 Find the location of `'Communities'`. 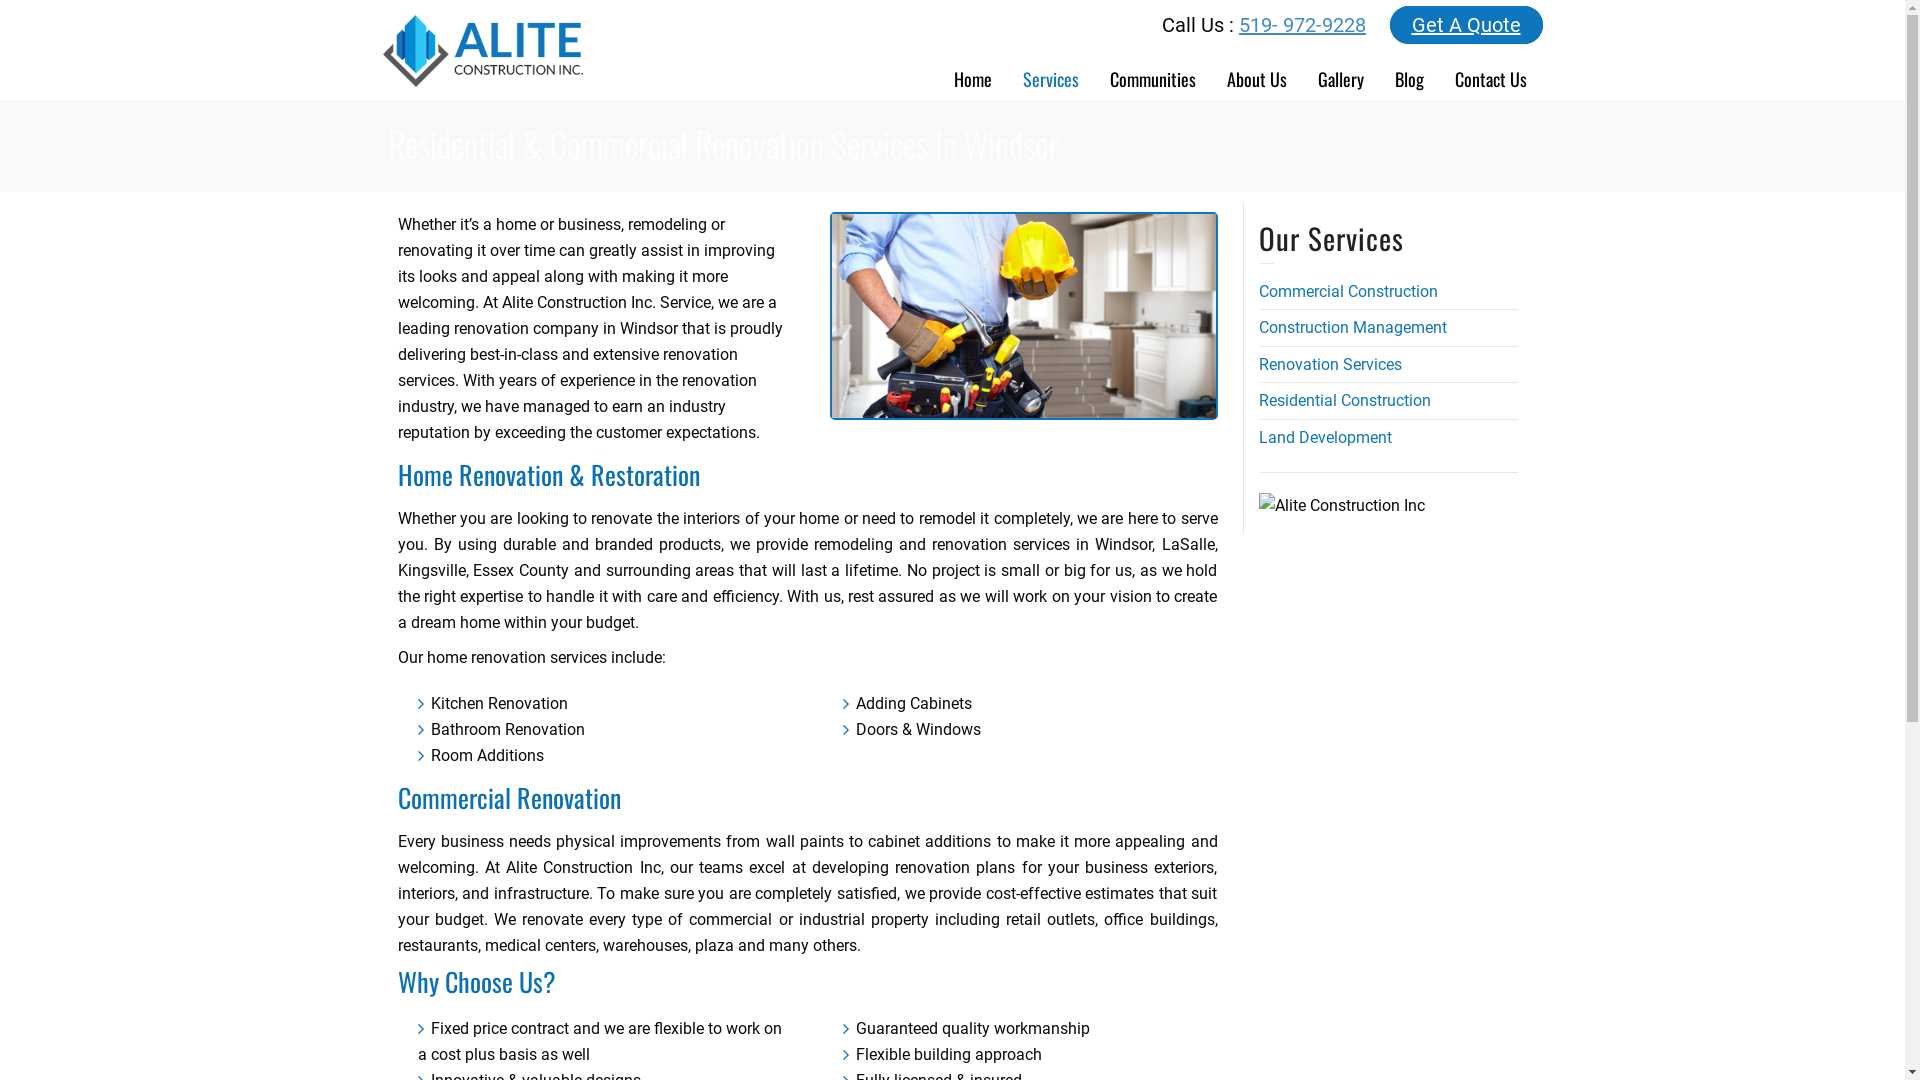

'Communities' is located at coordinates (1152, 71).